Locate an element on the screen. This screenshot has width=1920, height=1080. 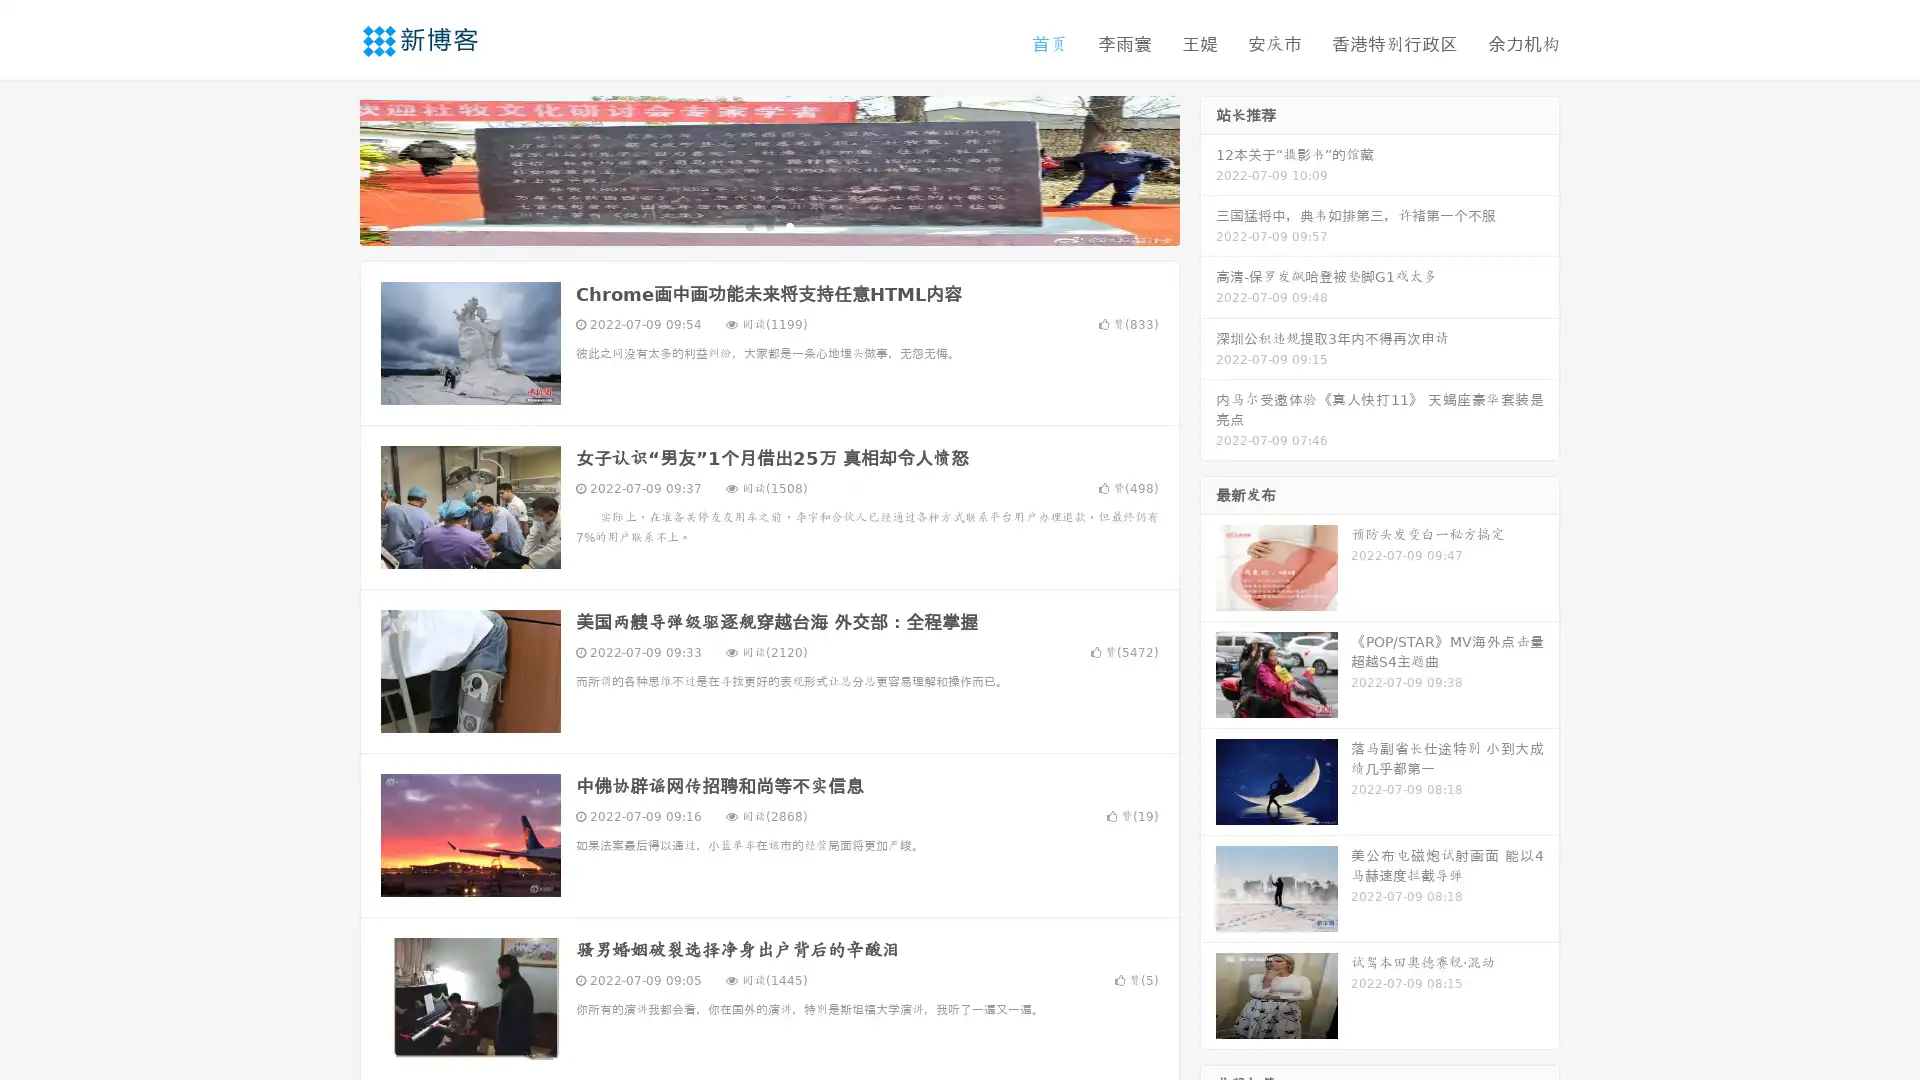
Go to slide 2 is located at coordinates (768, 225).